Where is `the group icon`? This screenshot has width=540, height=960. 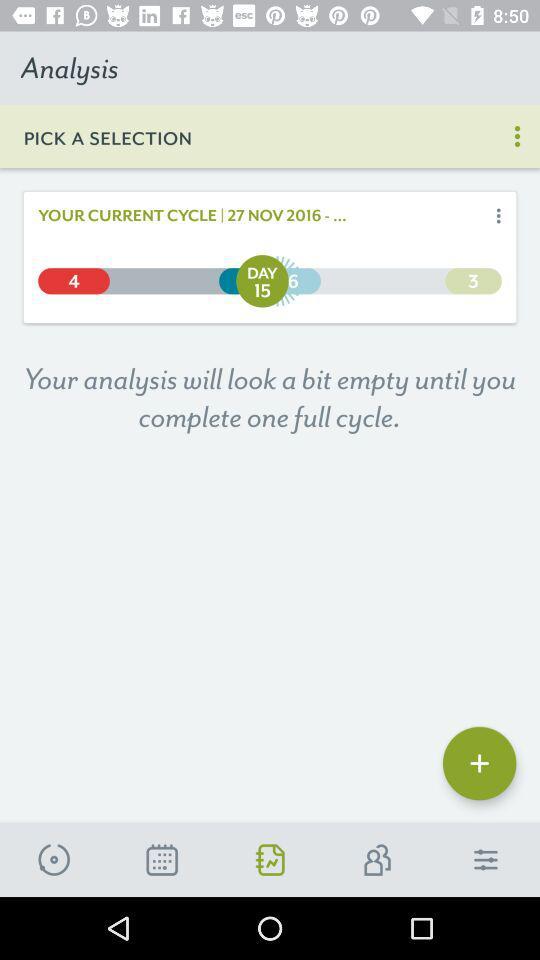
the group icon is located at coordinates (378, 859).